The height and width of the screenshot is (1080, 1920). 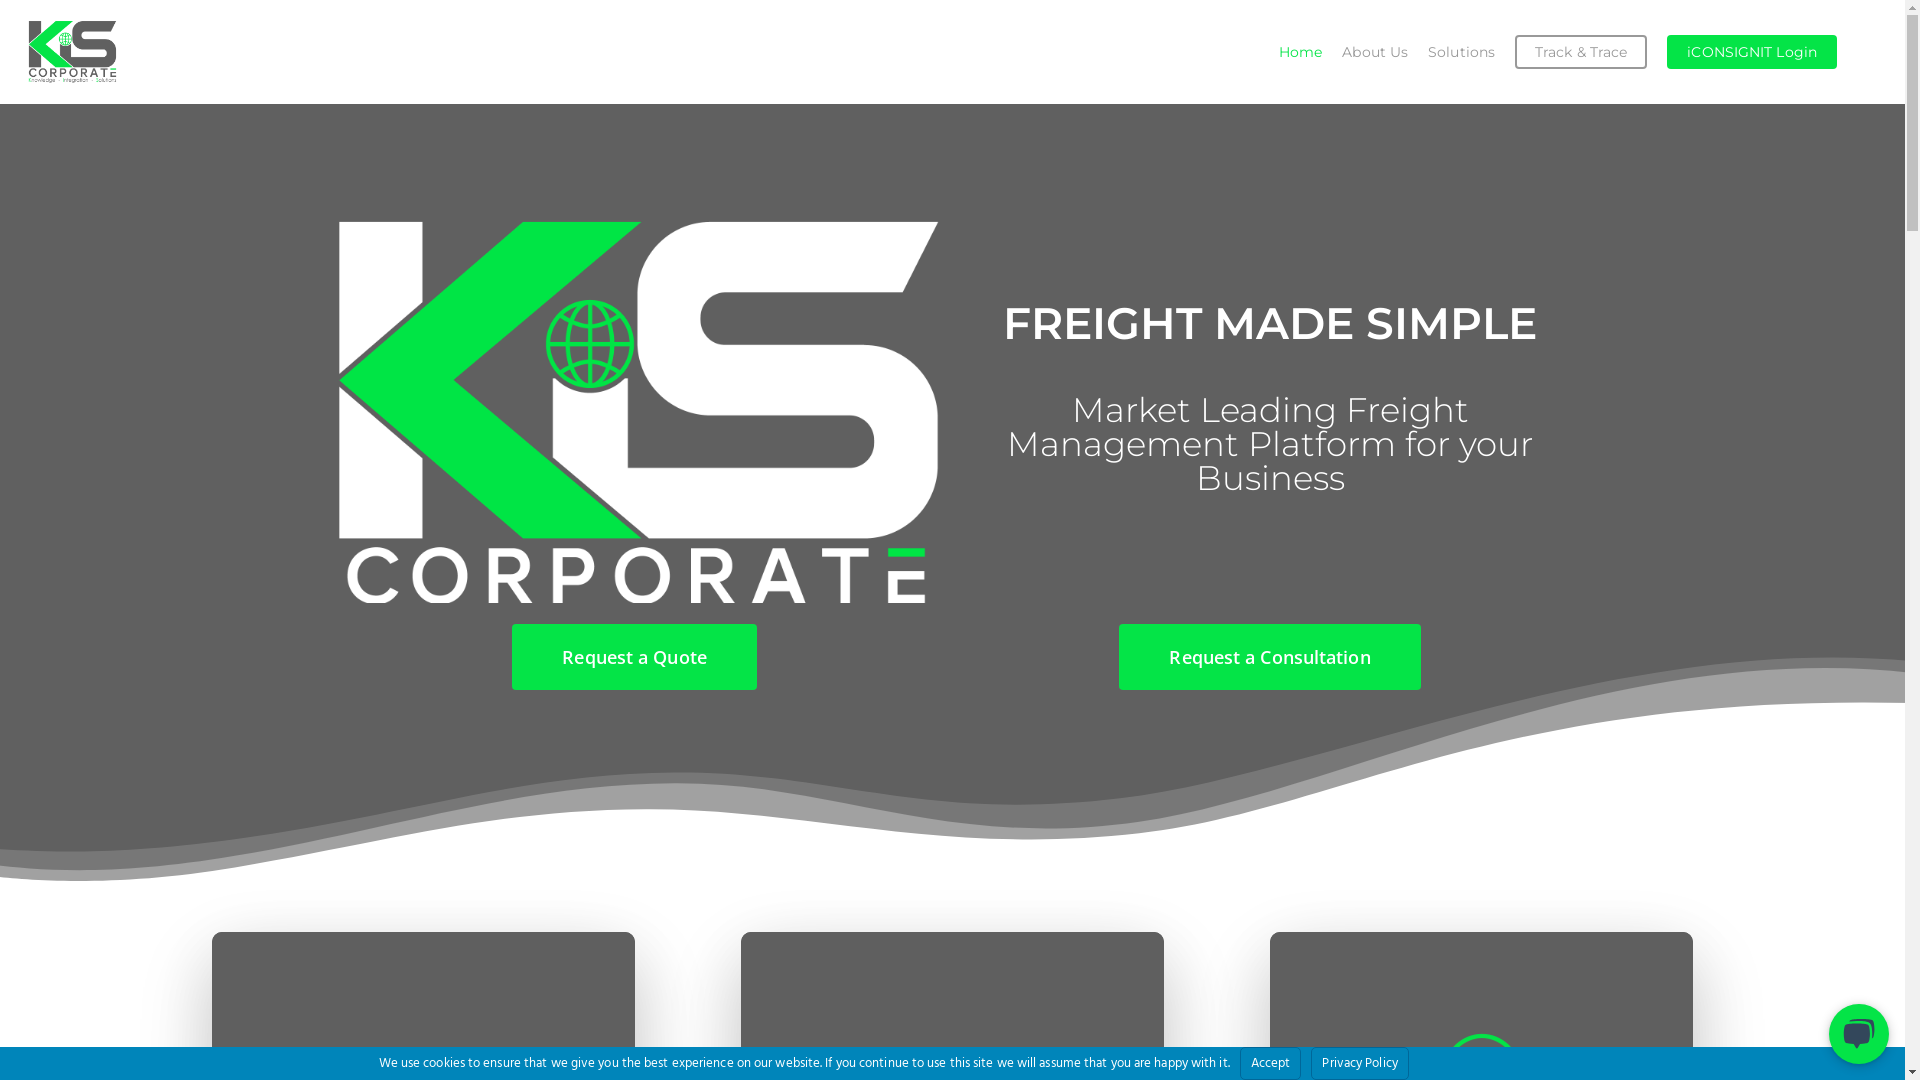 What do you see at coordinates (1300, 50) in the screenshot?
I see `'Home'` at bounding box center [1300, 50].